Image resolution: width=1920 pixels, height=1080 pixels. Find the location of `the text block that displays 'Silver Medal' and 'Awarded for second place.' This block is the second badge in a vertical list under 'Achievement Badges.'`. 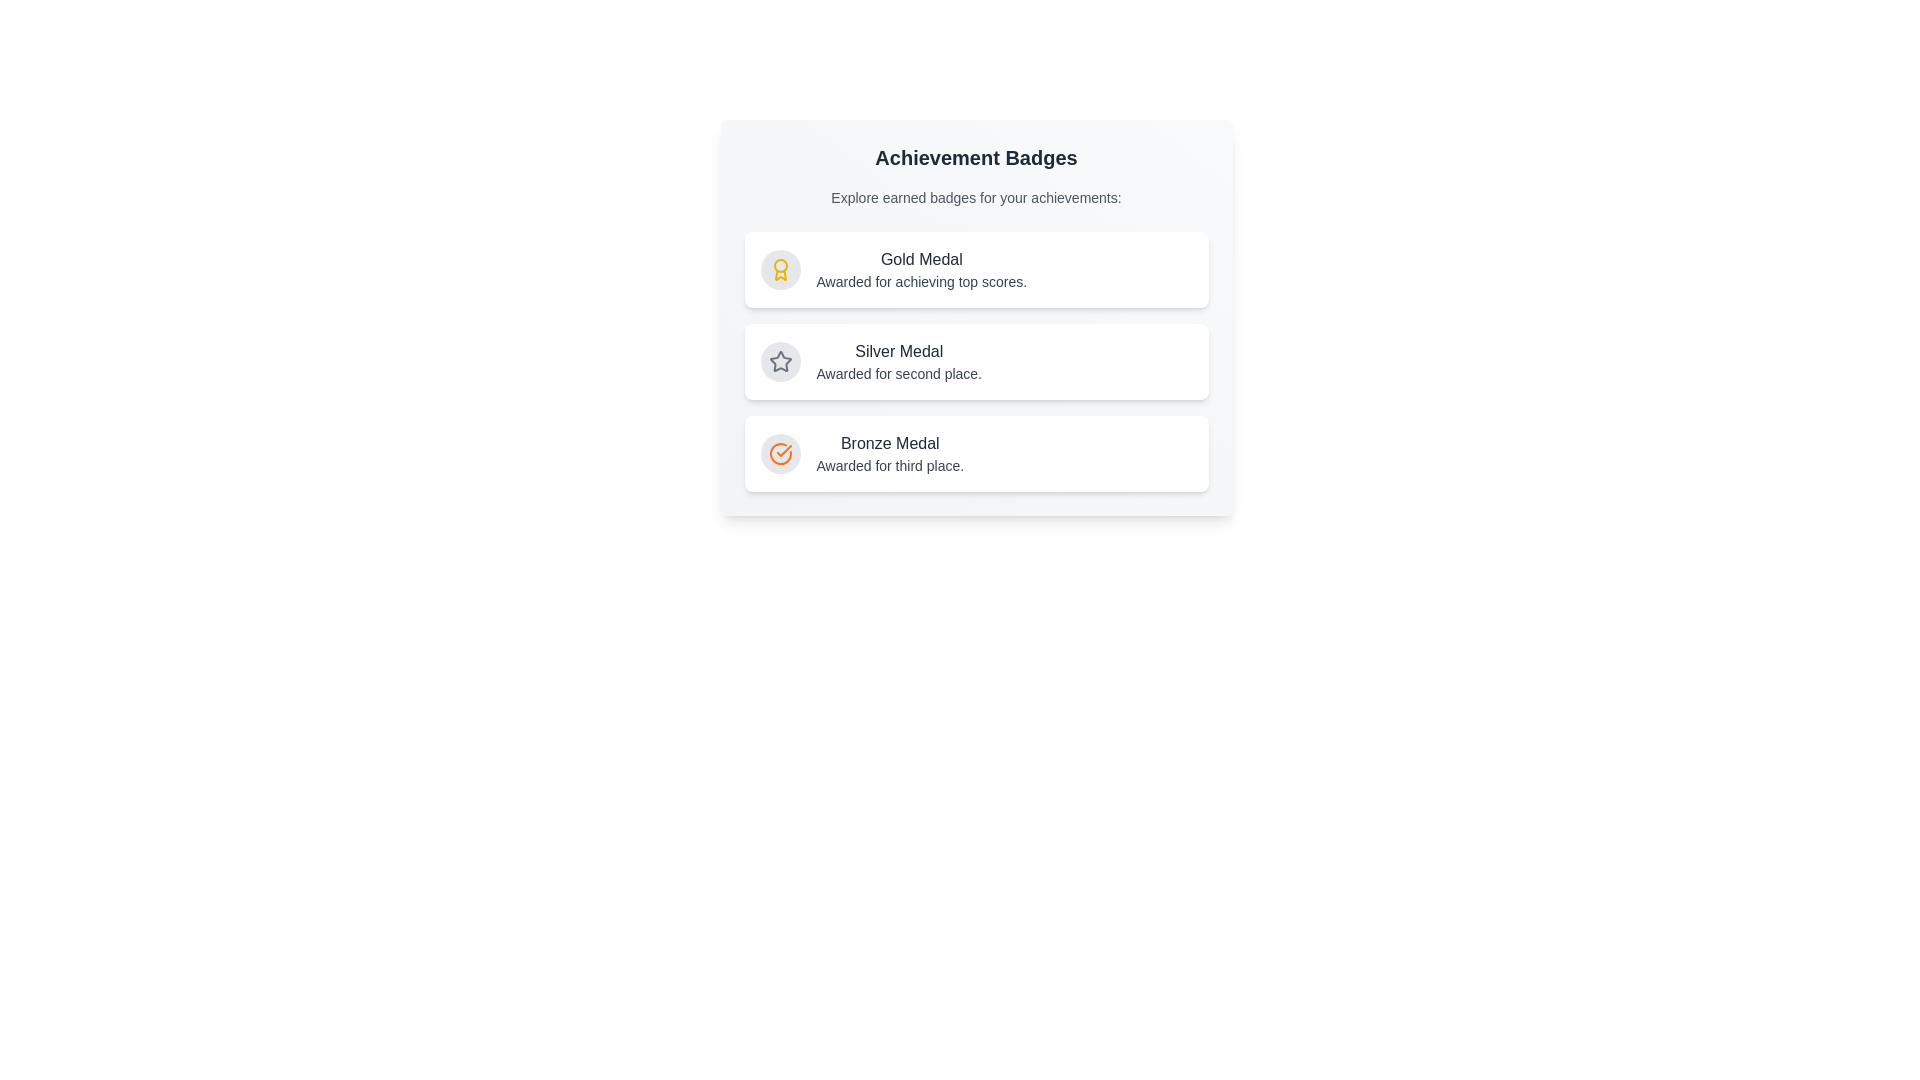

the text block that displays 'Silver Medal' and 'Awarded for second place.' This block is the second badge in a vertical list under 'Achievement Badges.' is located at coordinates (898, 362).